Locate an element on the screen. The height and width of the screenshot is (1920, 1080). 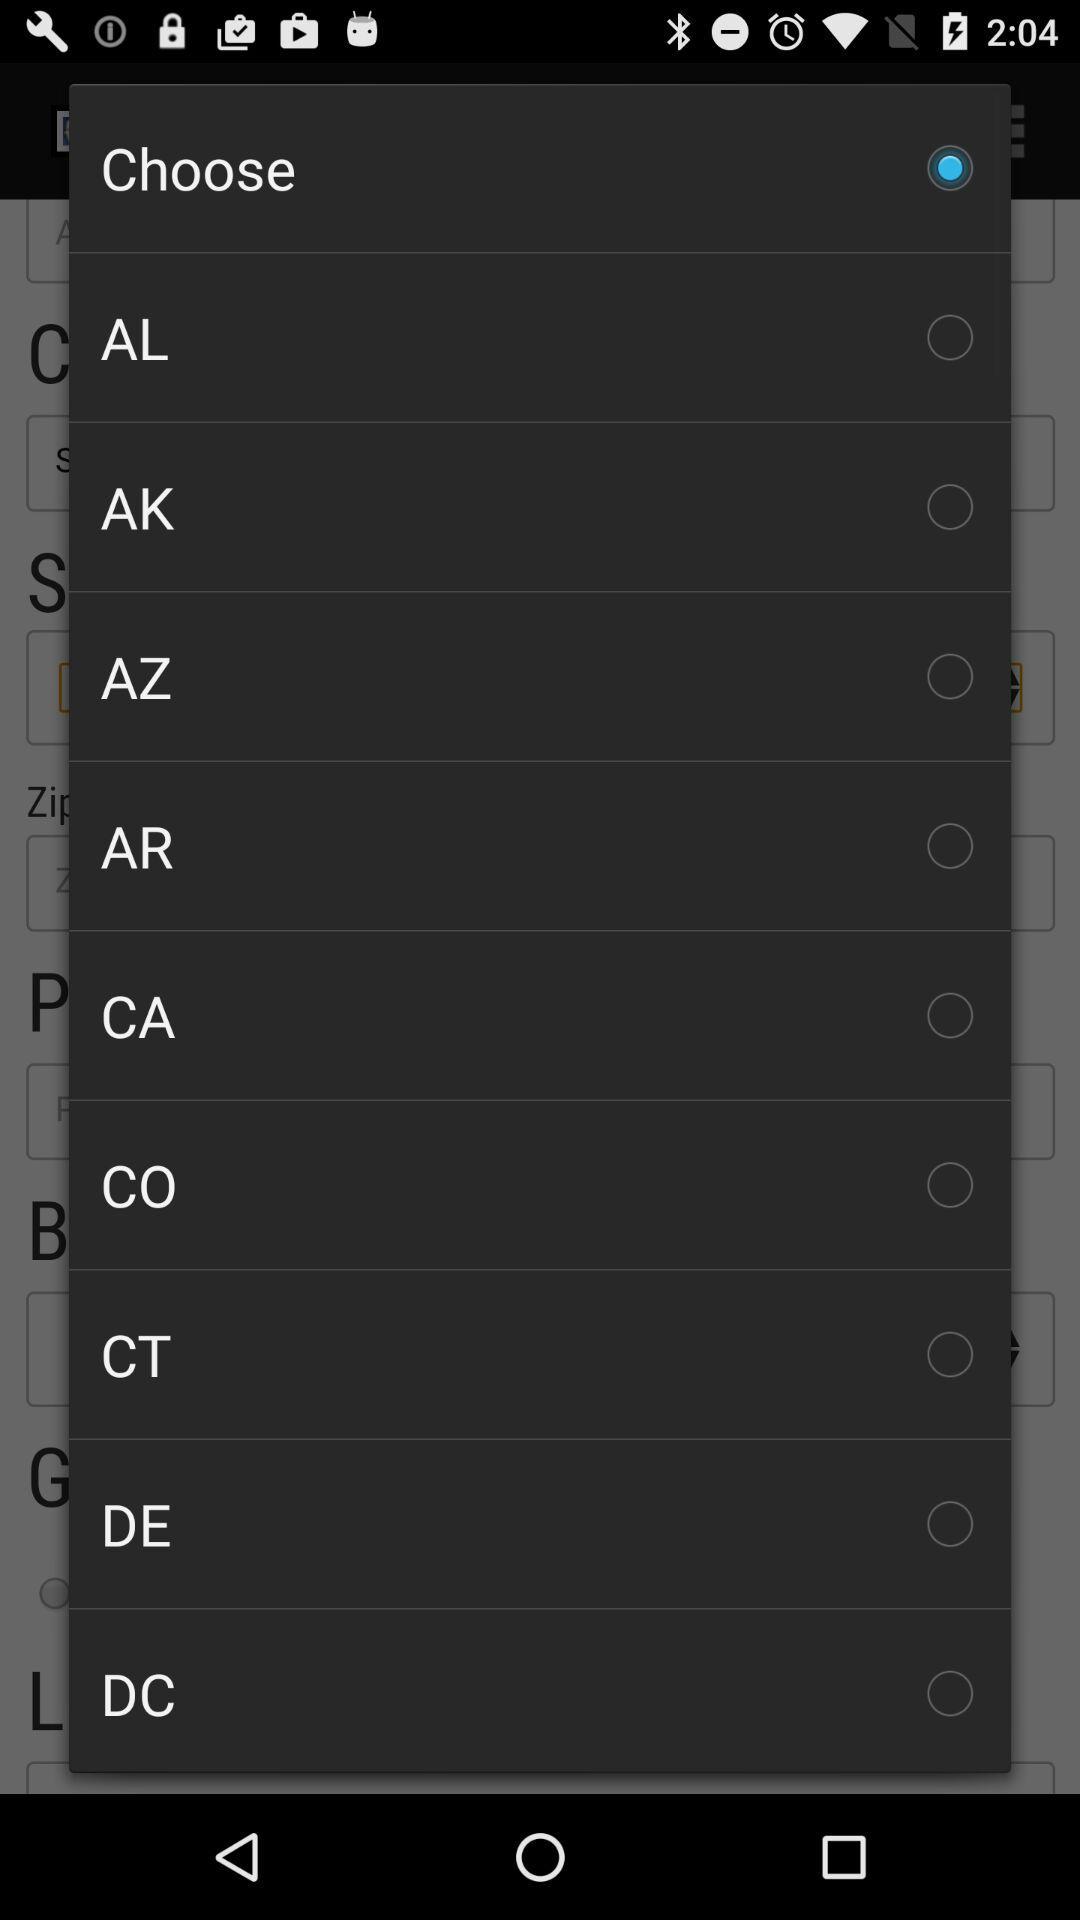
the checkbox above co icon is located at coordinates (540, 1015).